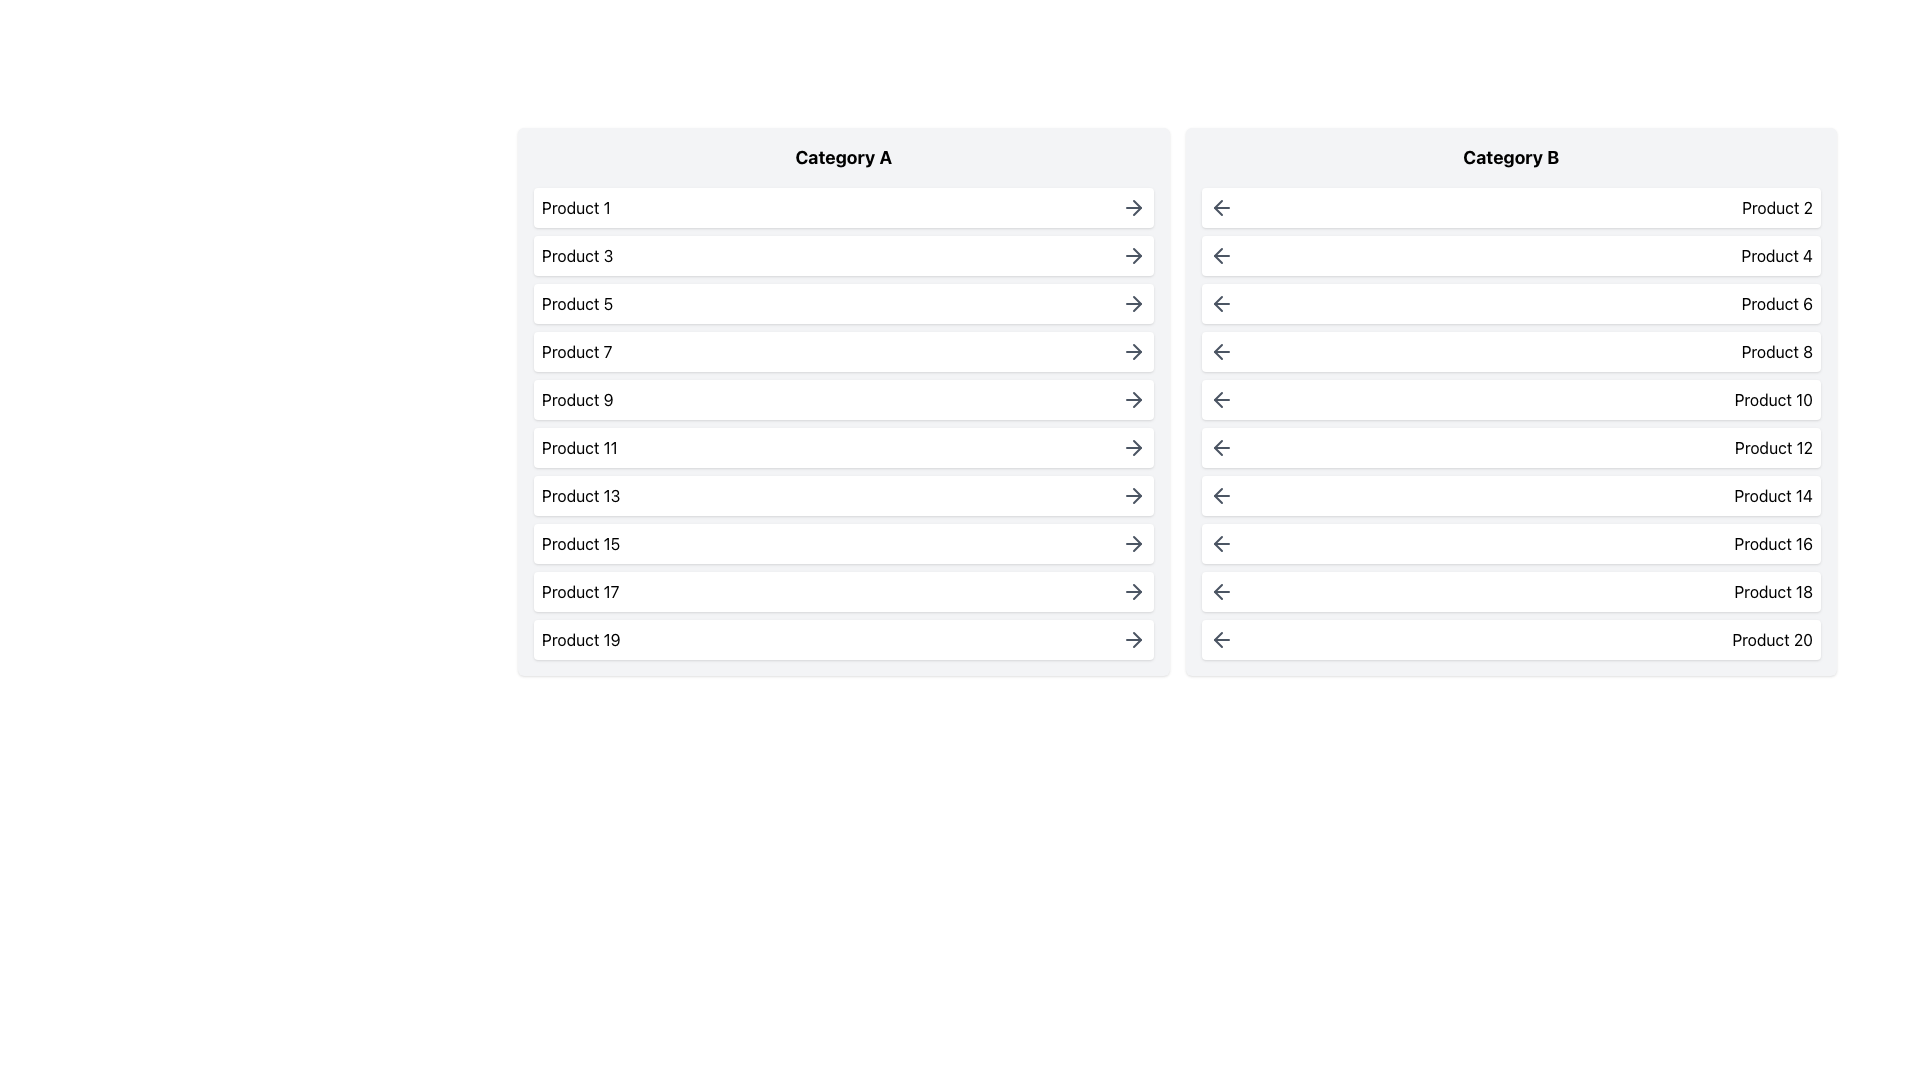 Image resolution: width=1920 pixels, height=1080 pixels. I want to click on the navigation arrow icon for 'Product 17' located in the 'Category A' section, so click(1133, 590).